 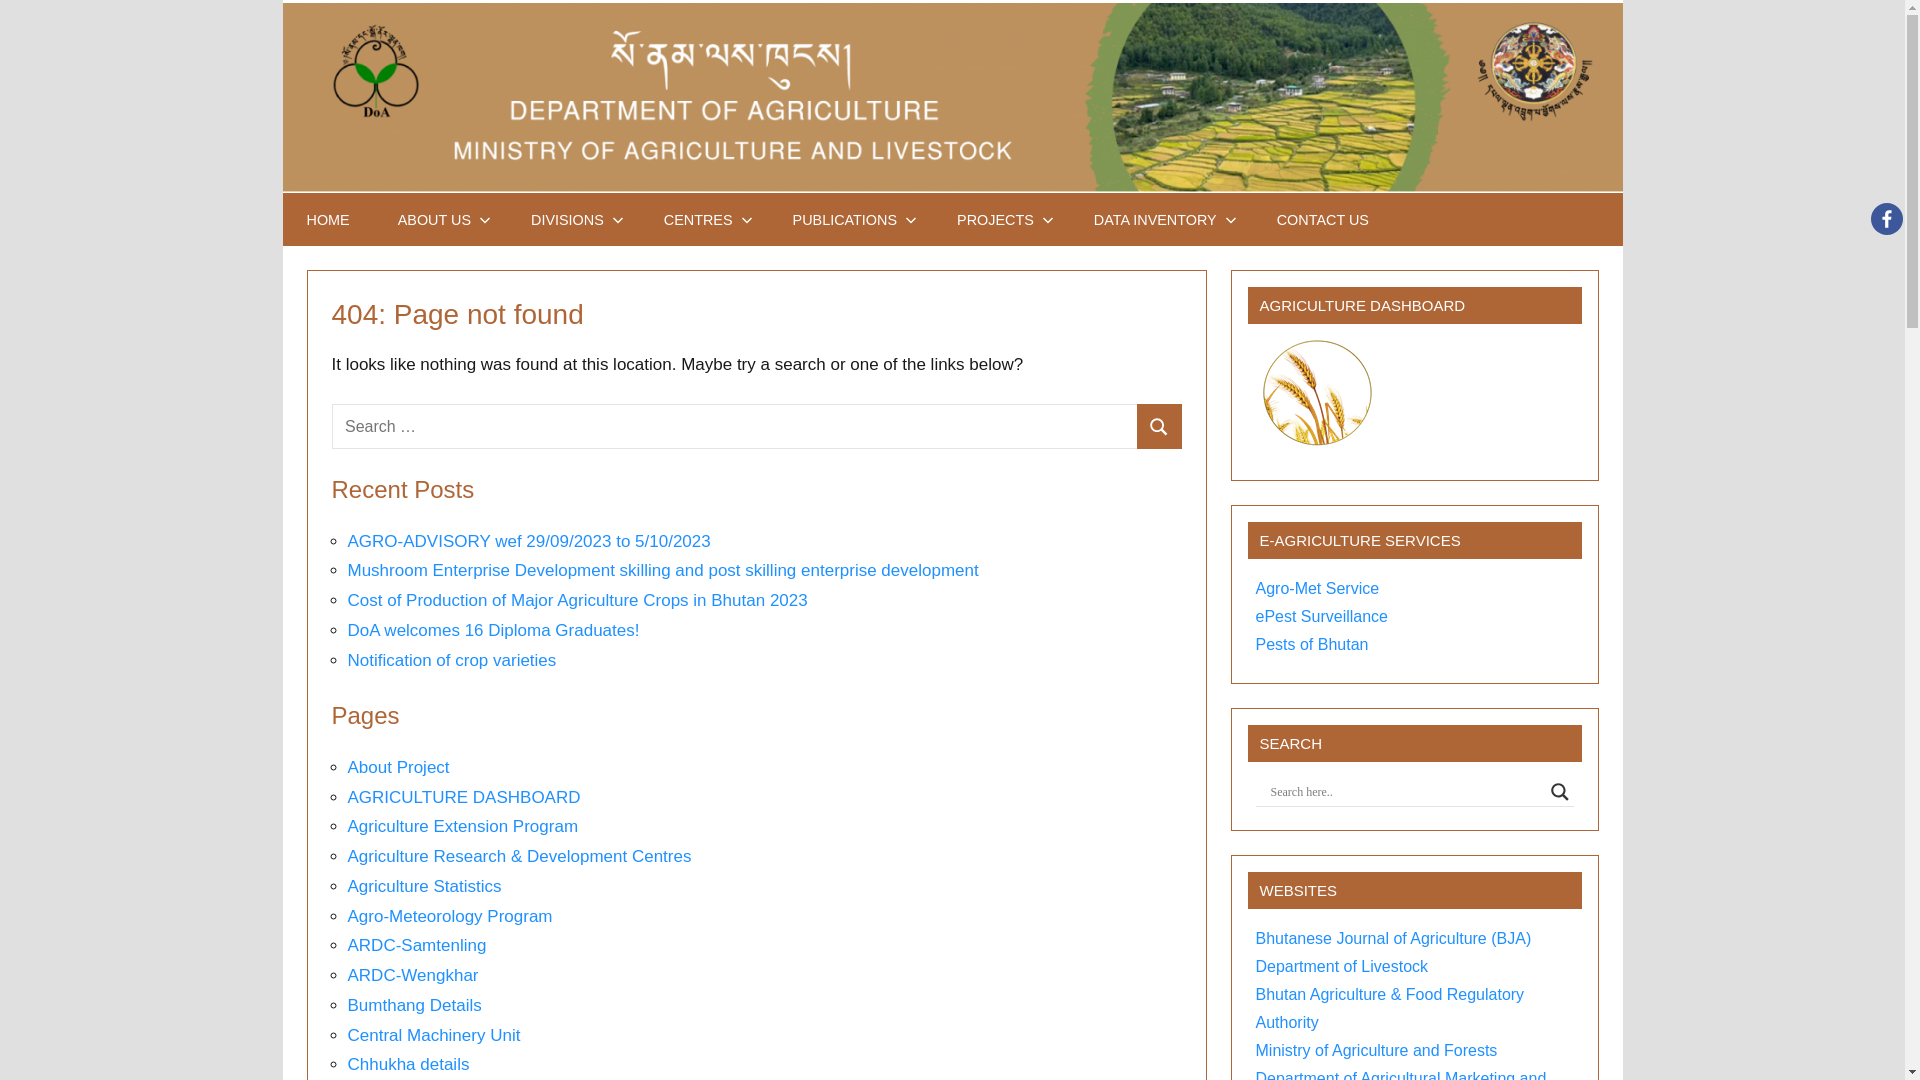 I want to click on 'HOME', so click(x=327, y=219).